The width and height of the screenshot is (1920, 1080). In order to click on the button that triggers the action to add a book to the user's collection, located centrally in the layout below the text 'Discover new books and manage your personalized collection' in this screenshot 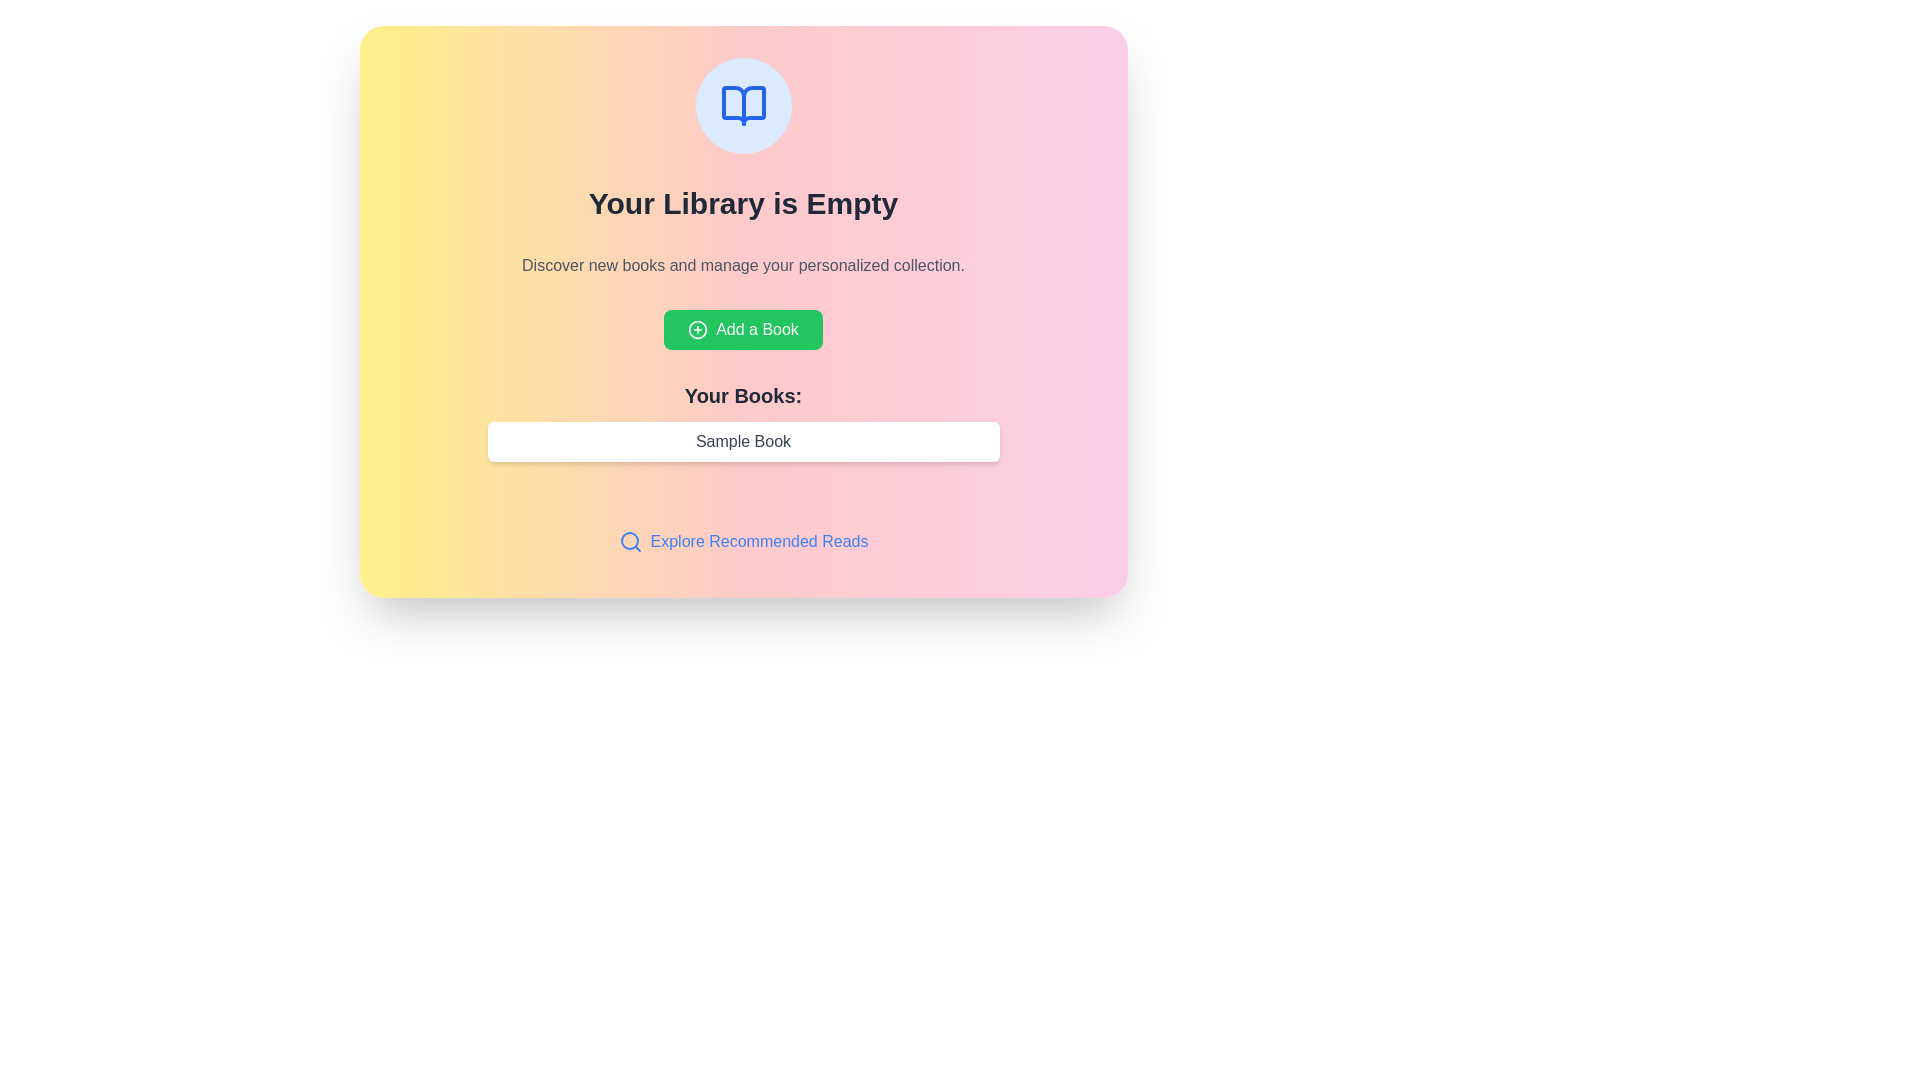, I will do `click(742, 329)`.